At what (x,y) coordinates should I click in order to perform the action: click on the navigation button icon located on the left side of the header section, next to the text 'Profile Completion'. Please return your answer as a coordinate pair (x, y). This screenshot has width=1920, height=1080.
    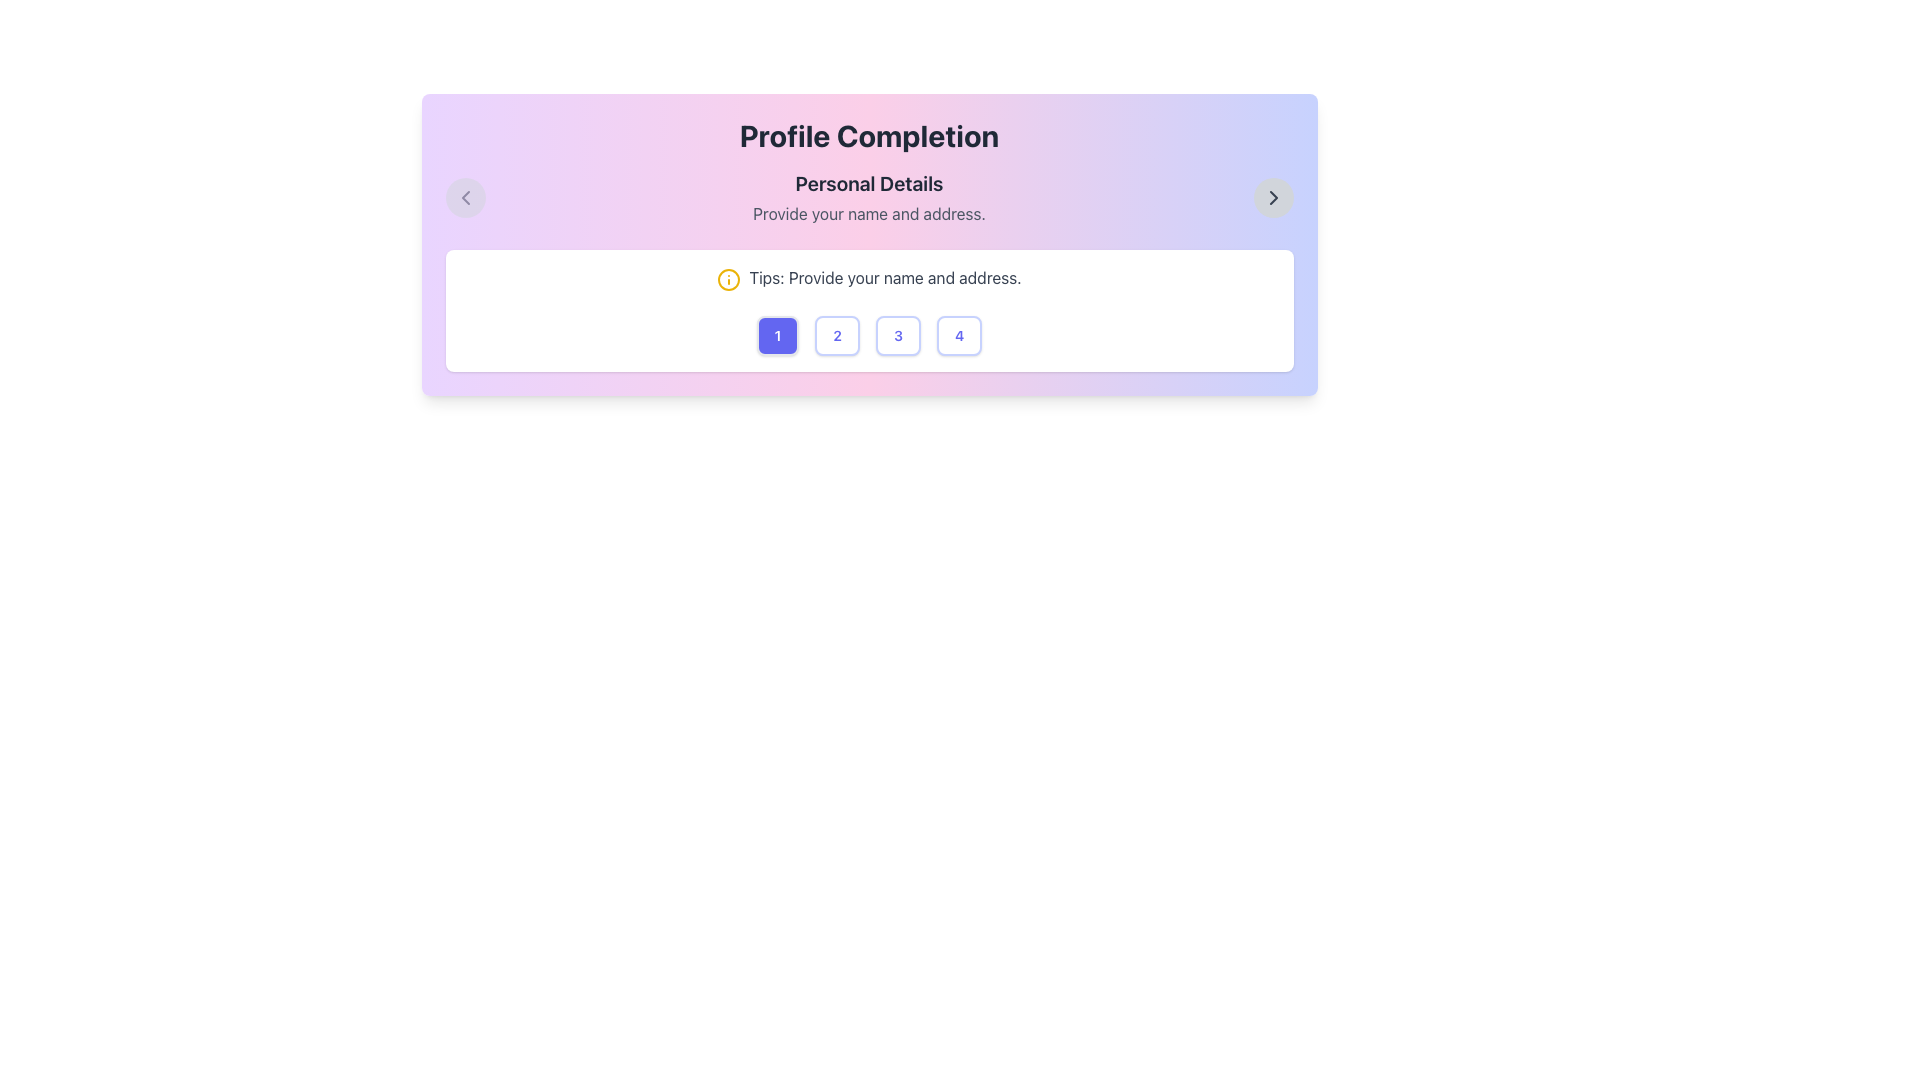
    Looking at the image, I should click on (464, 197).